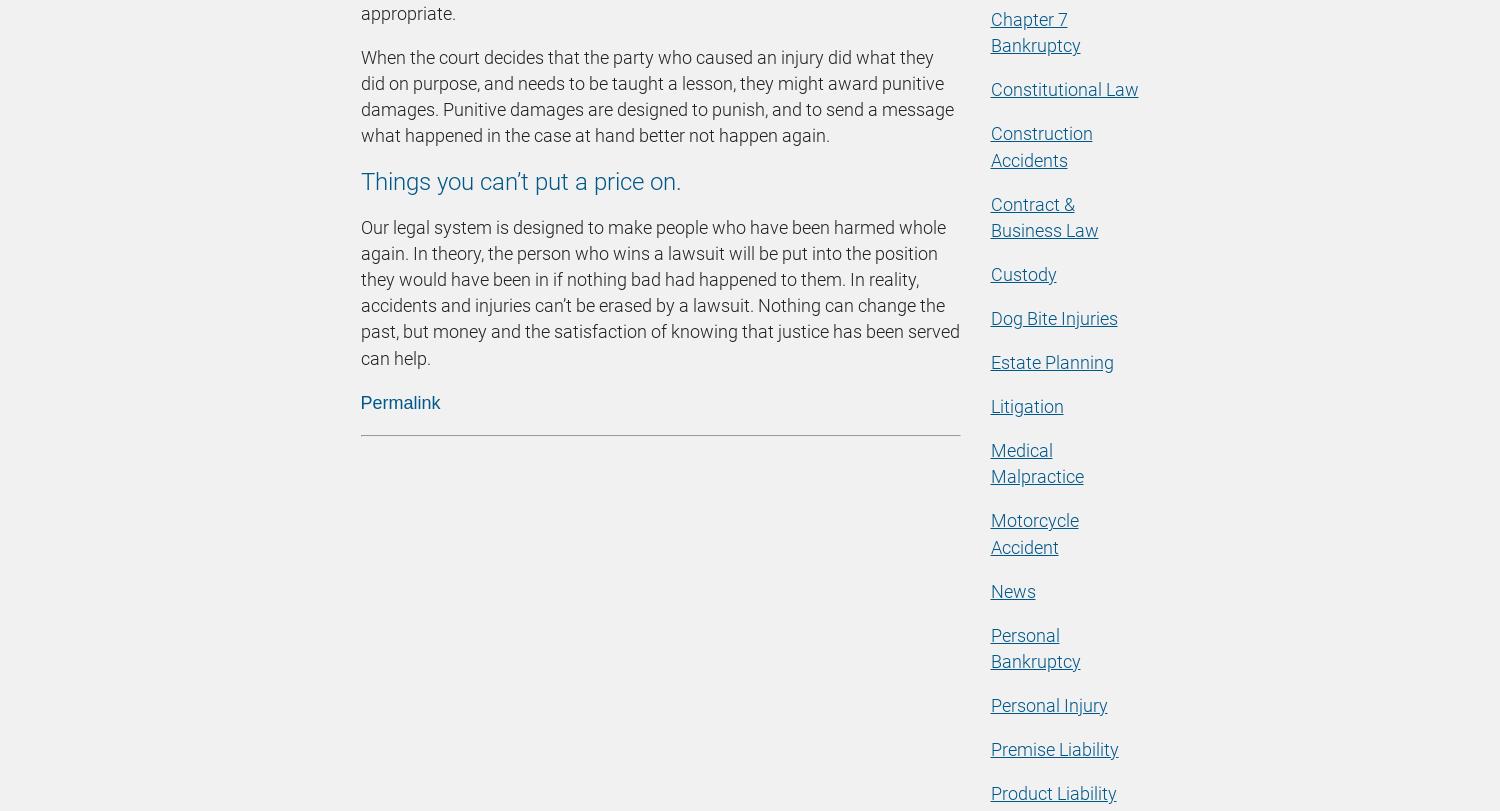 The width and height of the screenshot is (1500, 811). Describe the element at coordinates (520, 181) in the screenshot. I see `'Things you can’t put a price on.'` at that location.